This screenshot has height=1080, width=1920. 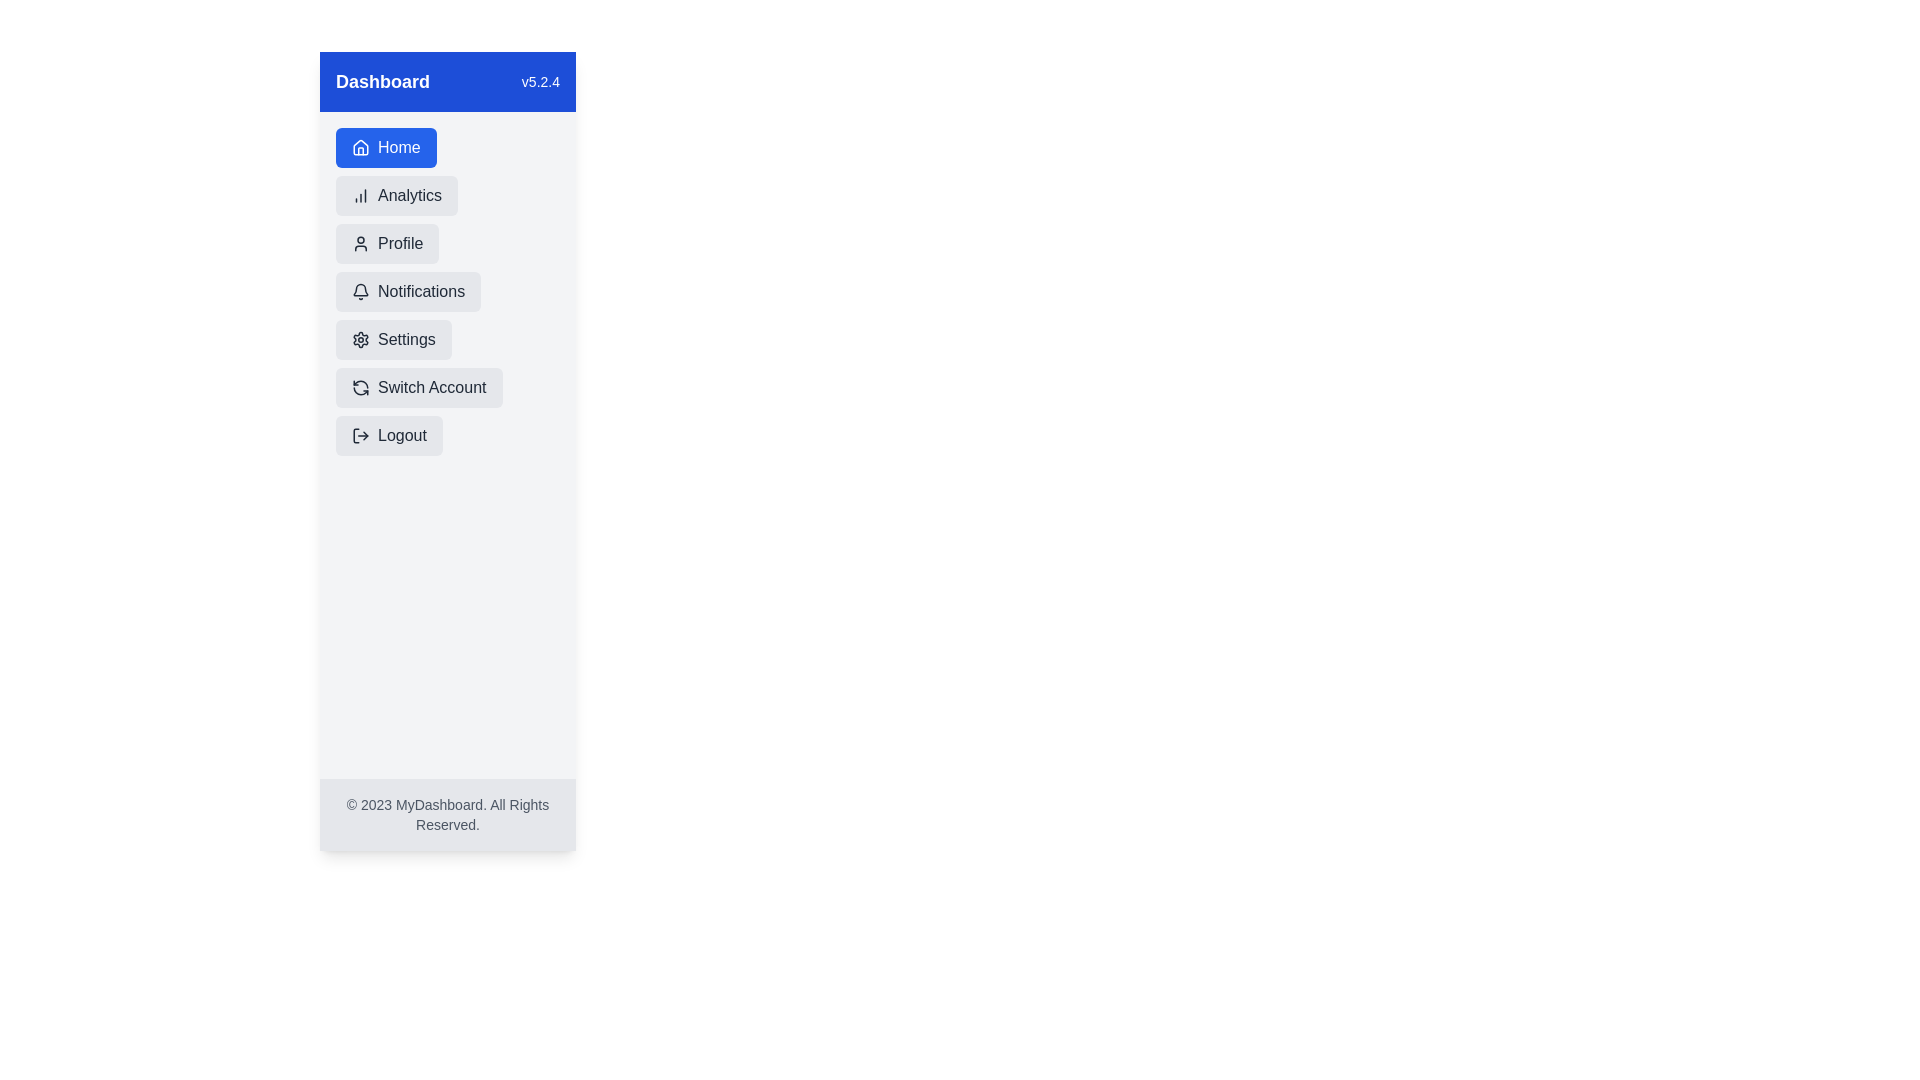 What do you see at coordinates (397, 196) in the screenshot?
I see `the Analytics button located on the vertical navigation sidebar, which is positioned below the 'Home' button and above the 'Profile' button` at bounding box center [397, 196].